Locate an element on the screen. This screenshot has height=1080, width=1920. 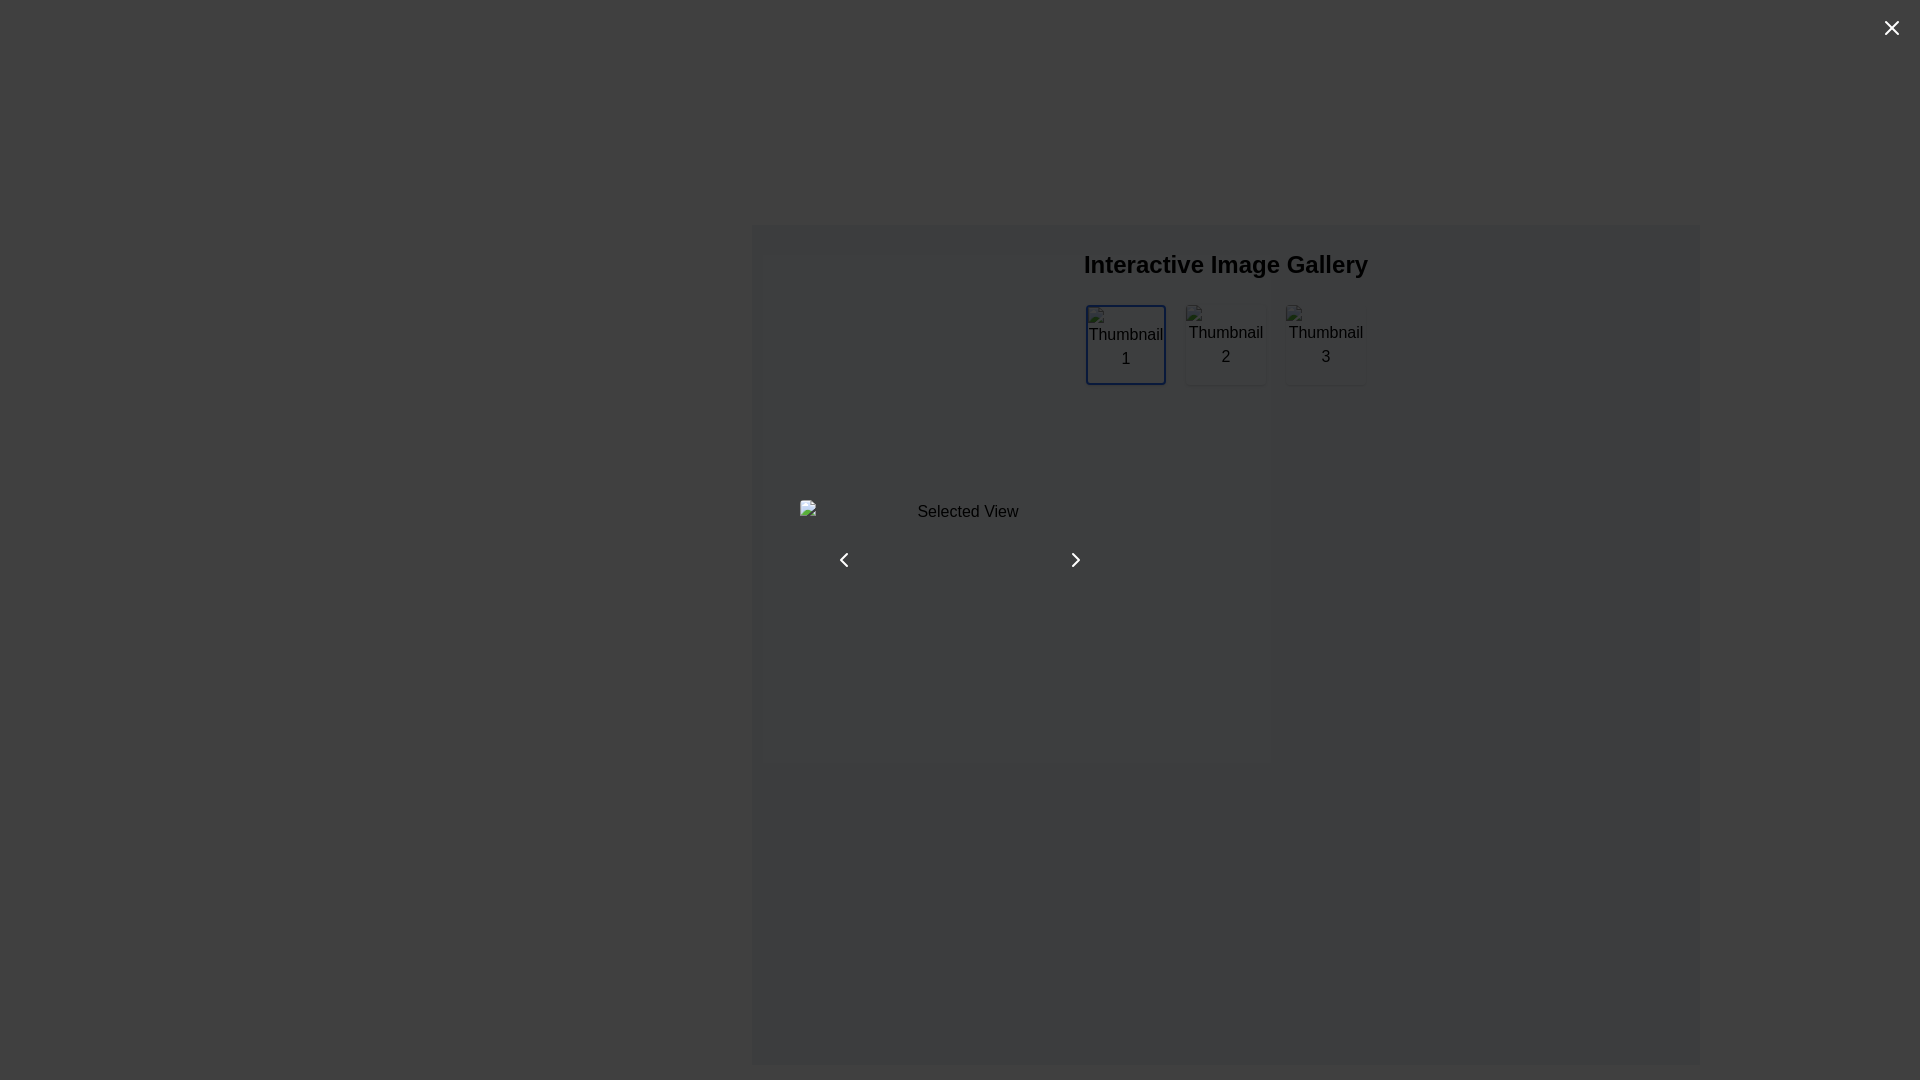
the left-pointing chevron icon button with white strokes on a dark background, located on the left side of its section is located at coordinates (844, 559).